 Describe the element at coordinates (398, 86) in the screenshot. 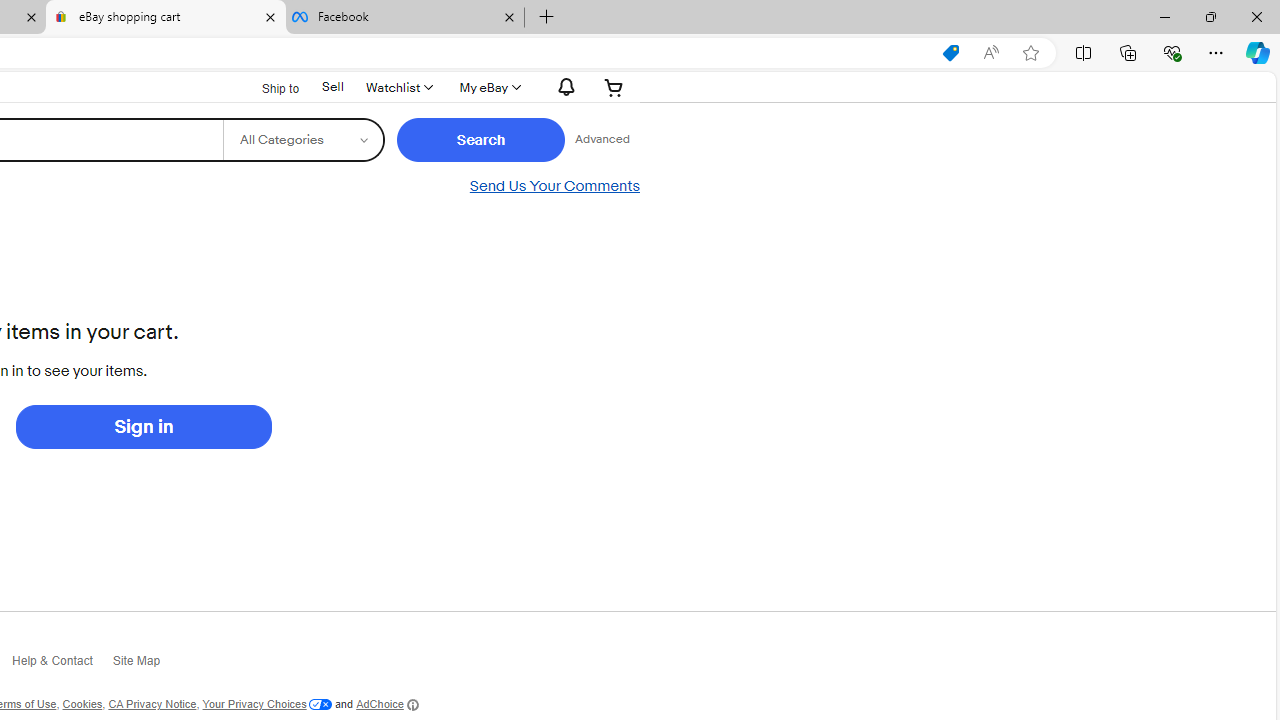

I see `'WatchlistExpand Watch List'` at that location.